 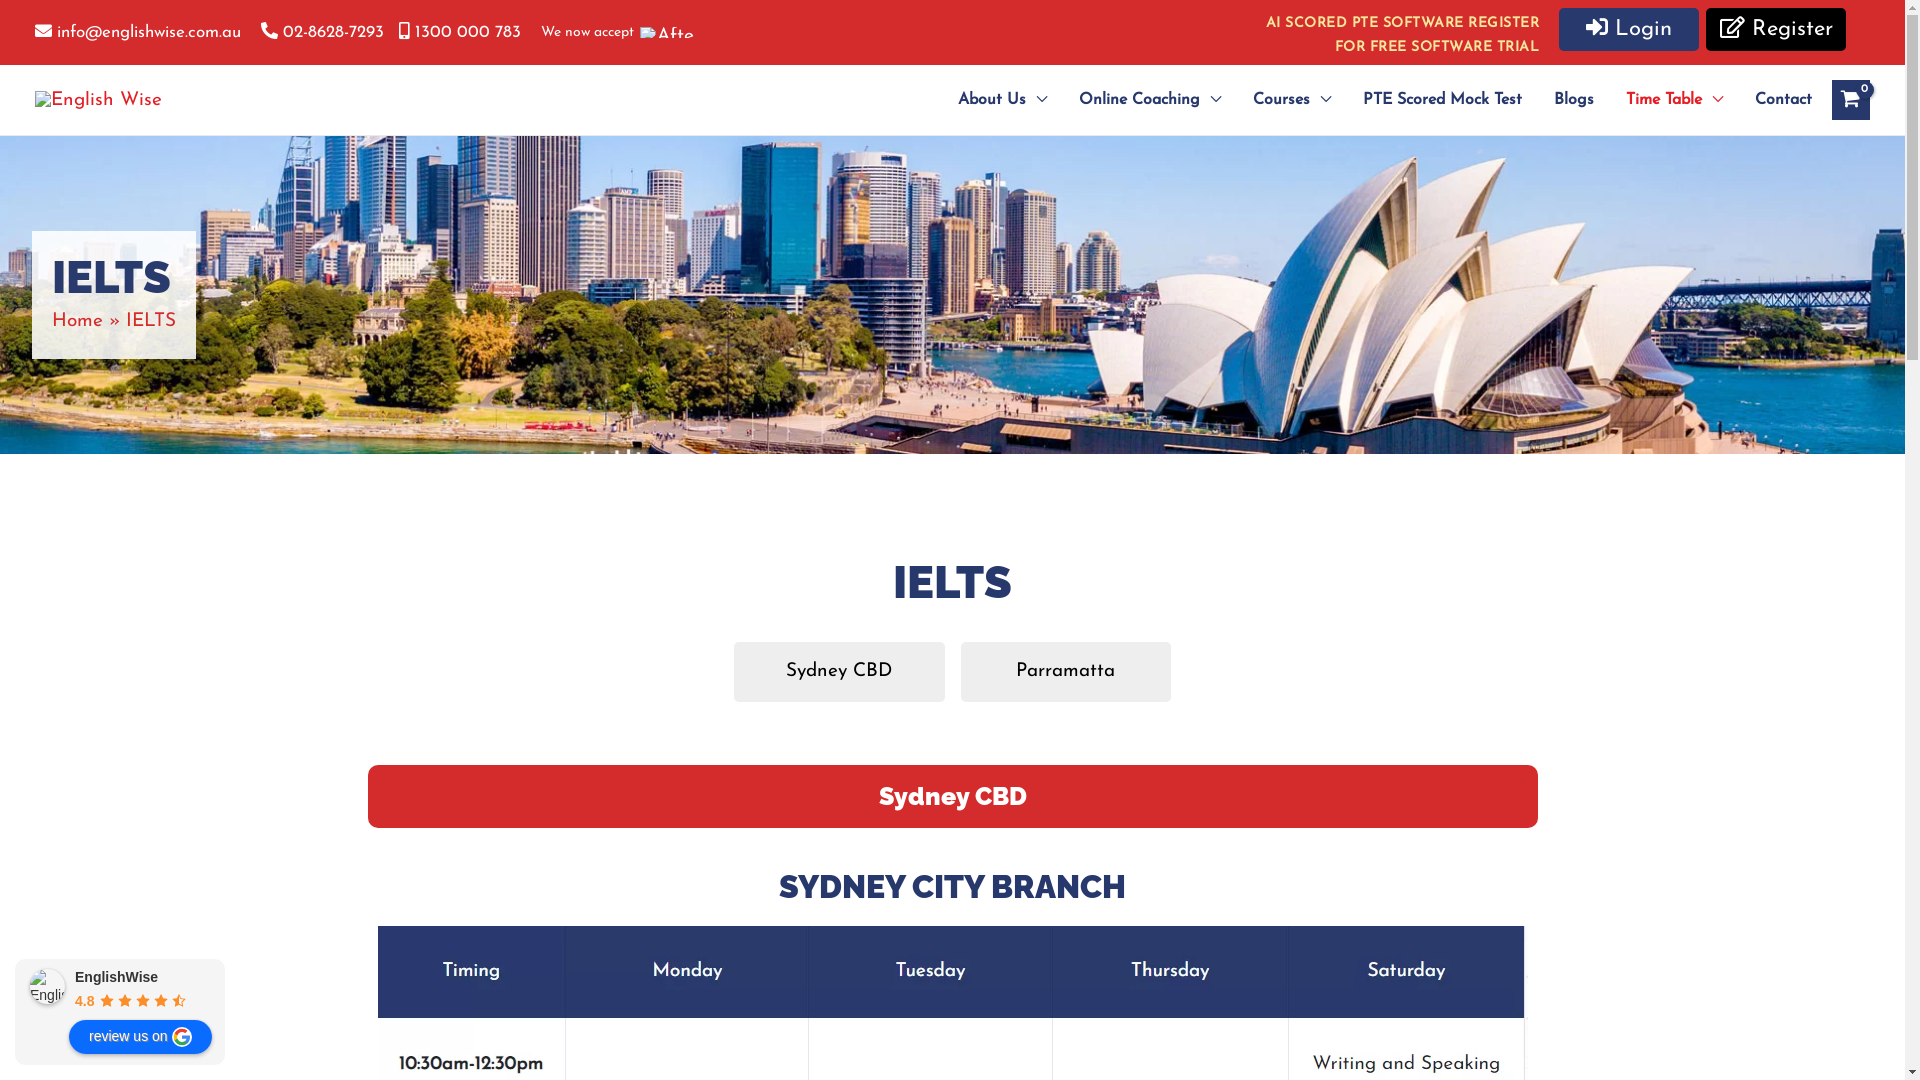 I want to click on 'Login', so click(x=1628, y=29).